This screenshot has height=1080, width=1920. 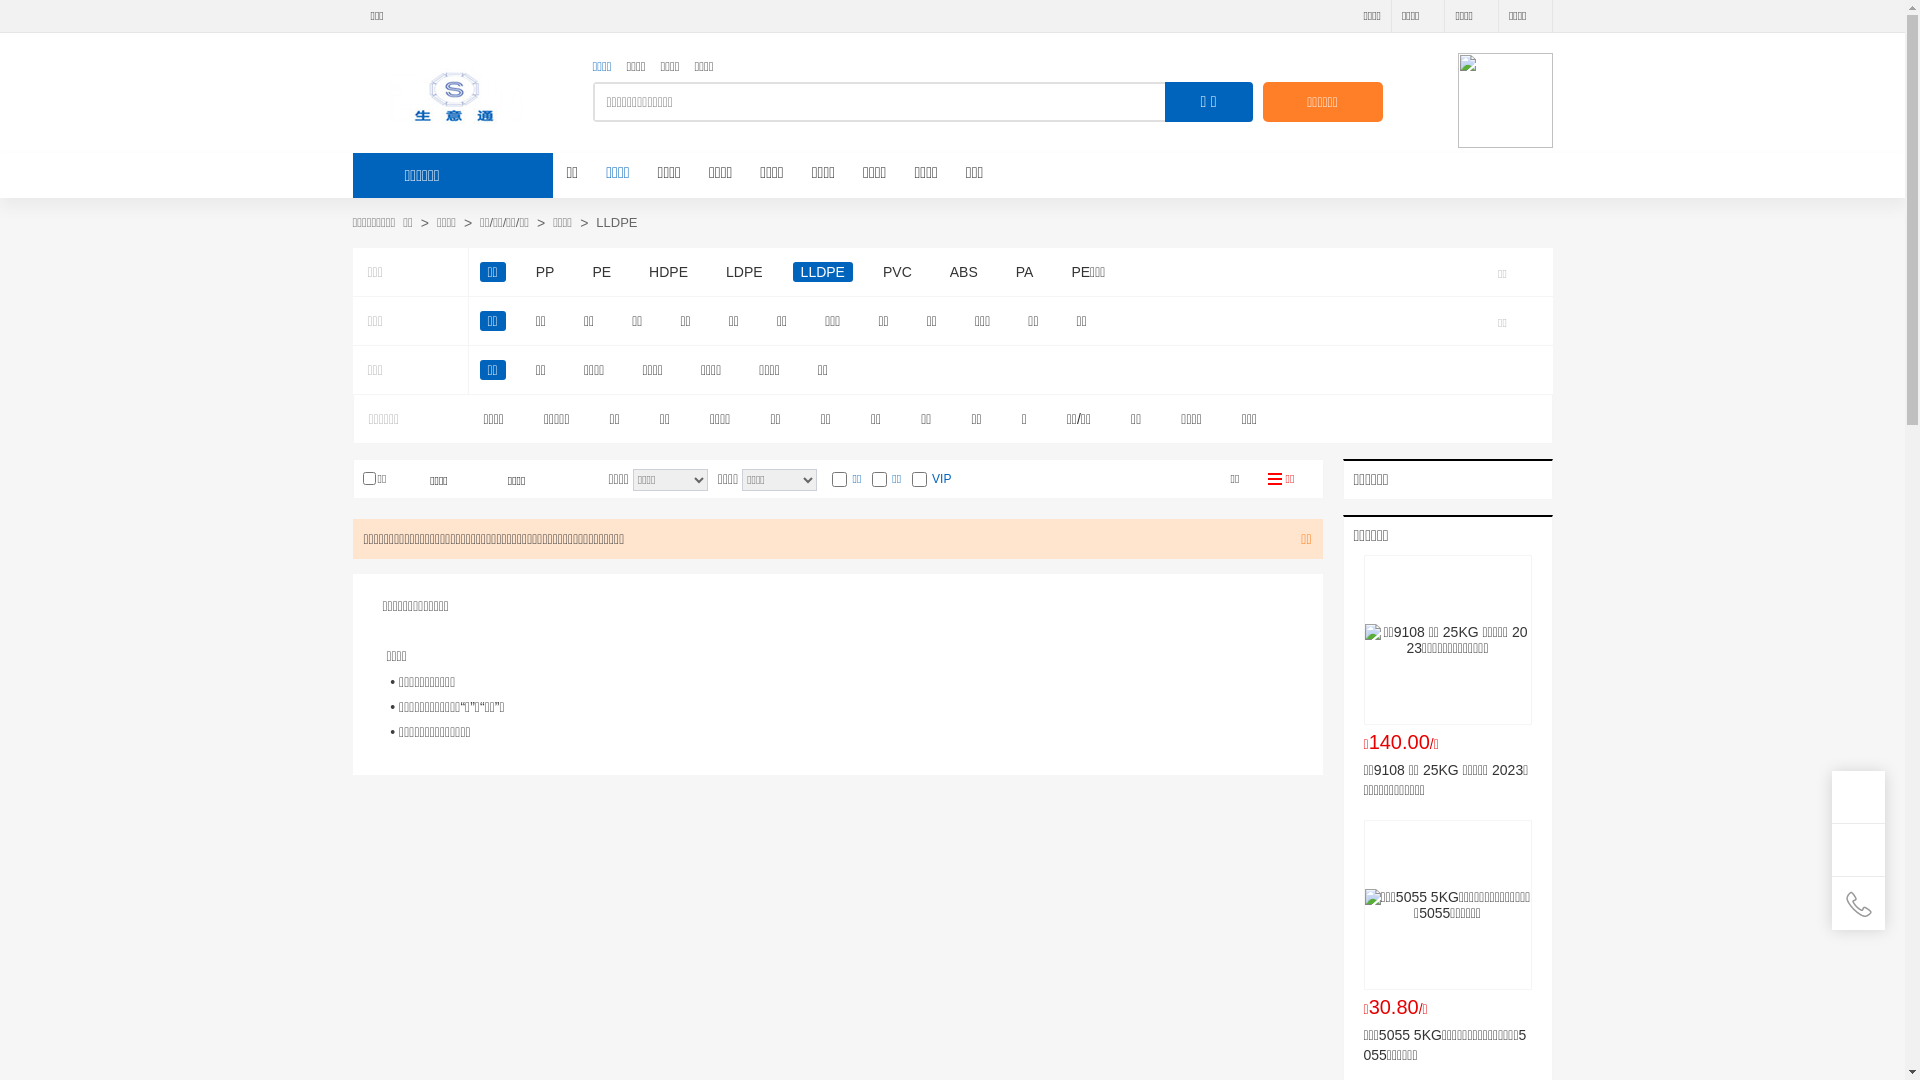 What do you see at coordinates (545, 272) in the screenshot?
I see `'PP'` at bounding box center [545, 272].